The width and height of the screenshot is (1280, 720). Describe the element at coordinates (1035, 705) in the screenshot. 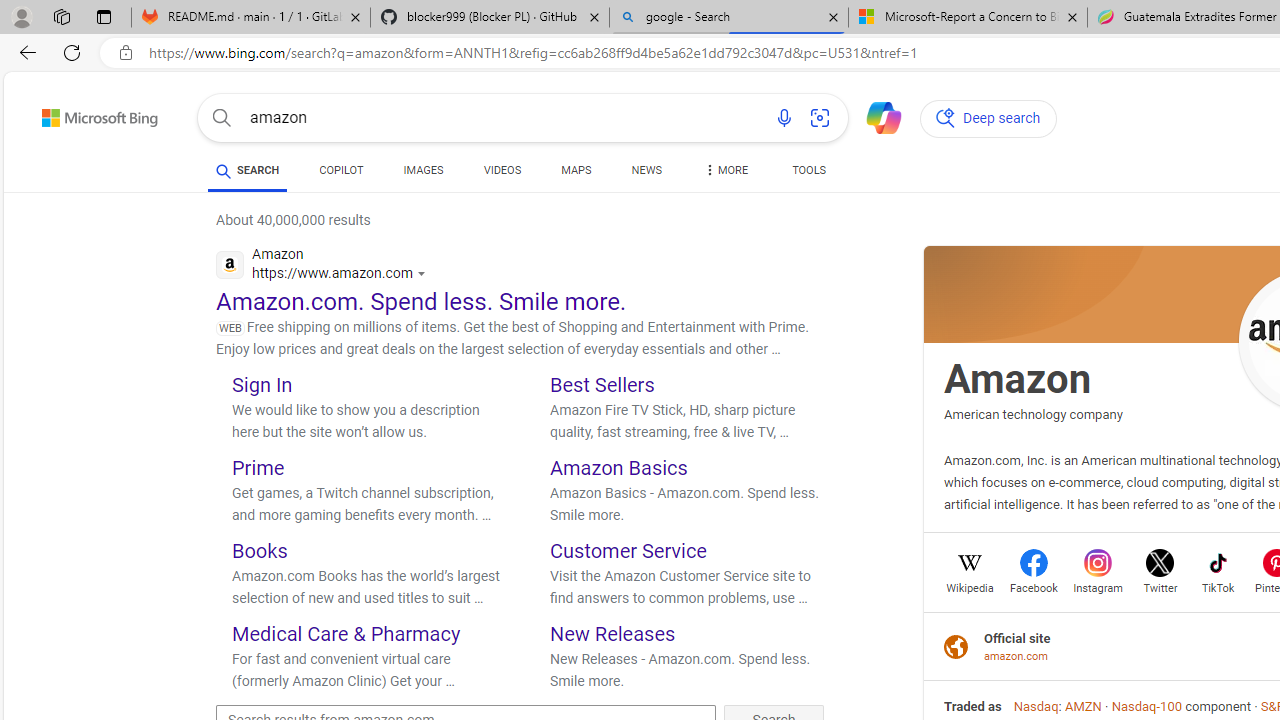

I see `'Nasdaq'` at that location.